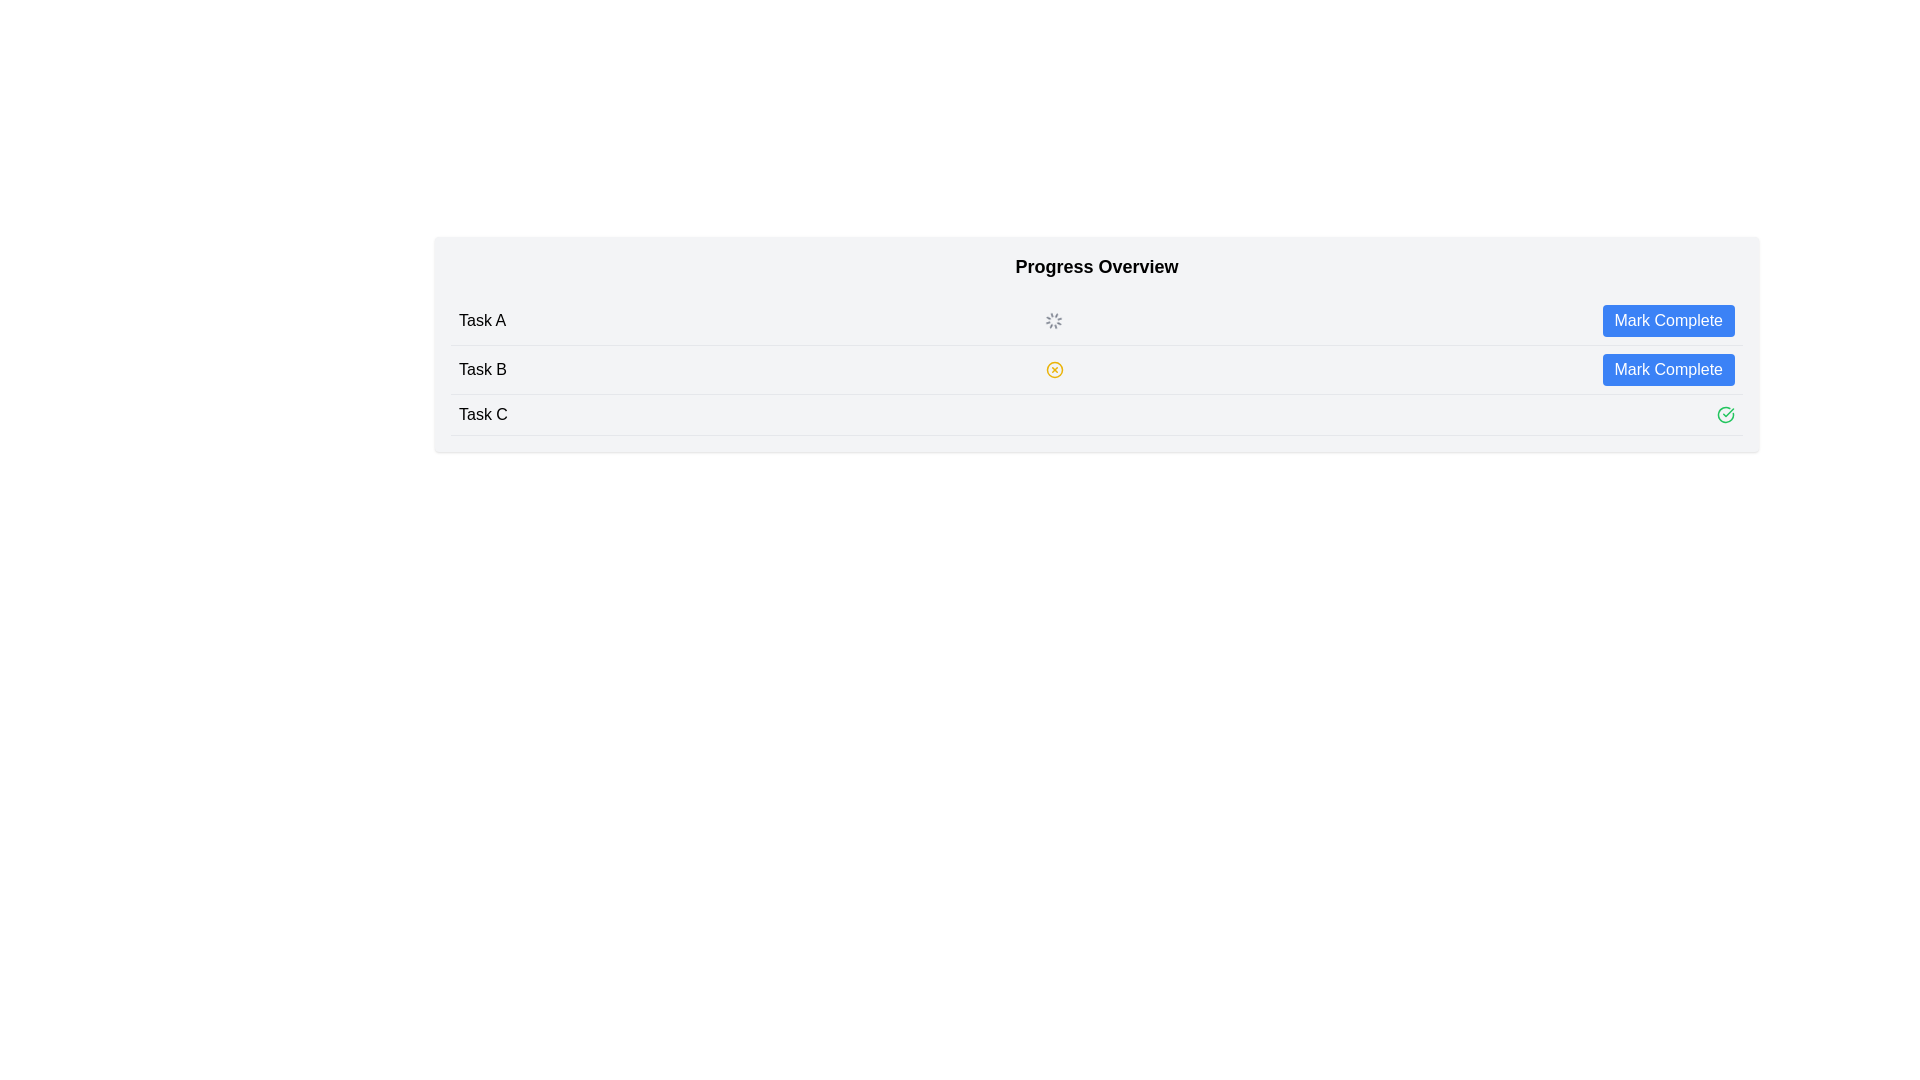  What do you see at coordinates (482, 319) in the screenshot?
I see `the 'Task A' text label to focus on or select the item` at bounding box center [482, 319].